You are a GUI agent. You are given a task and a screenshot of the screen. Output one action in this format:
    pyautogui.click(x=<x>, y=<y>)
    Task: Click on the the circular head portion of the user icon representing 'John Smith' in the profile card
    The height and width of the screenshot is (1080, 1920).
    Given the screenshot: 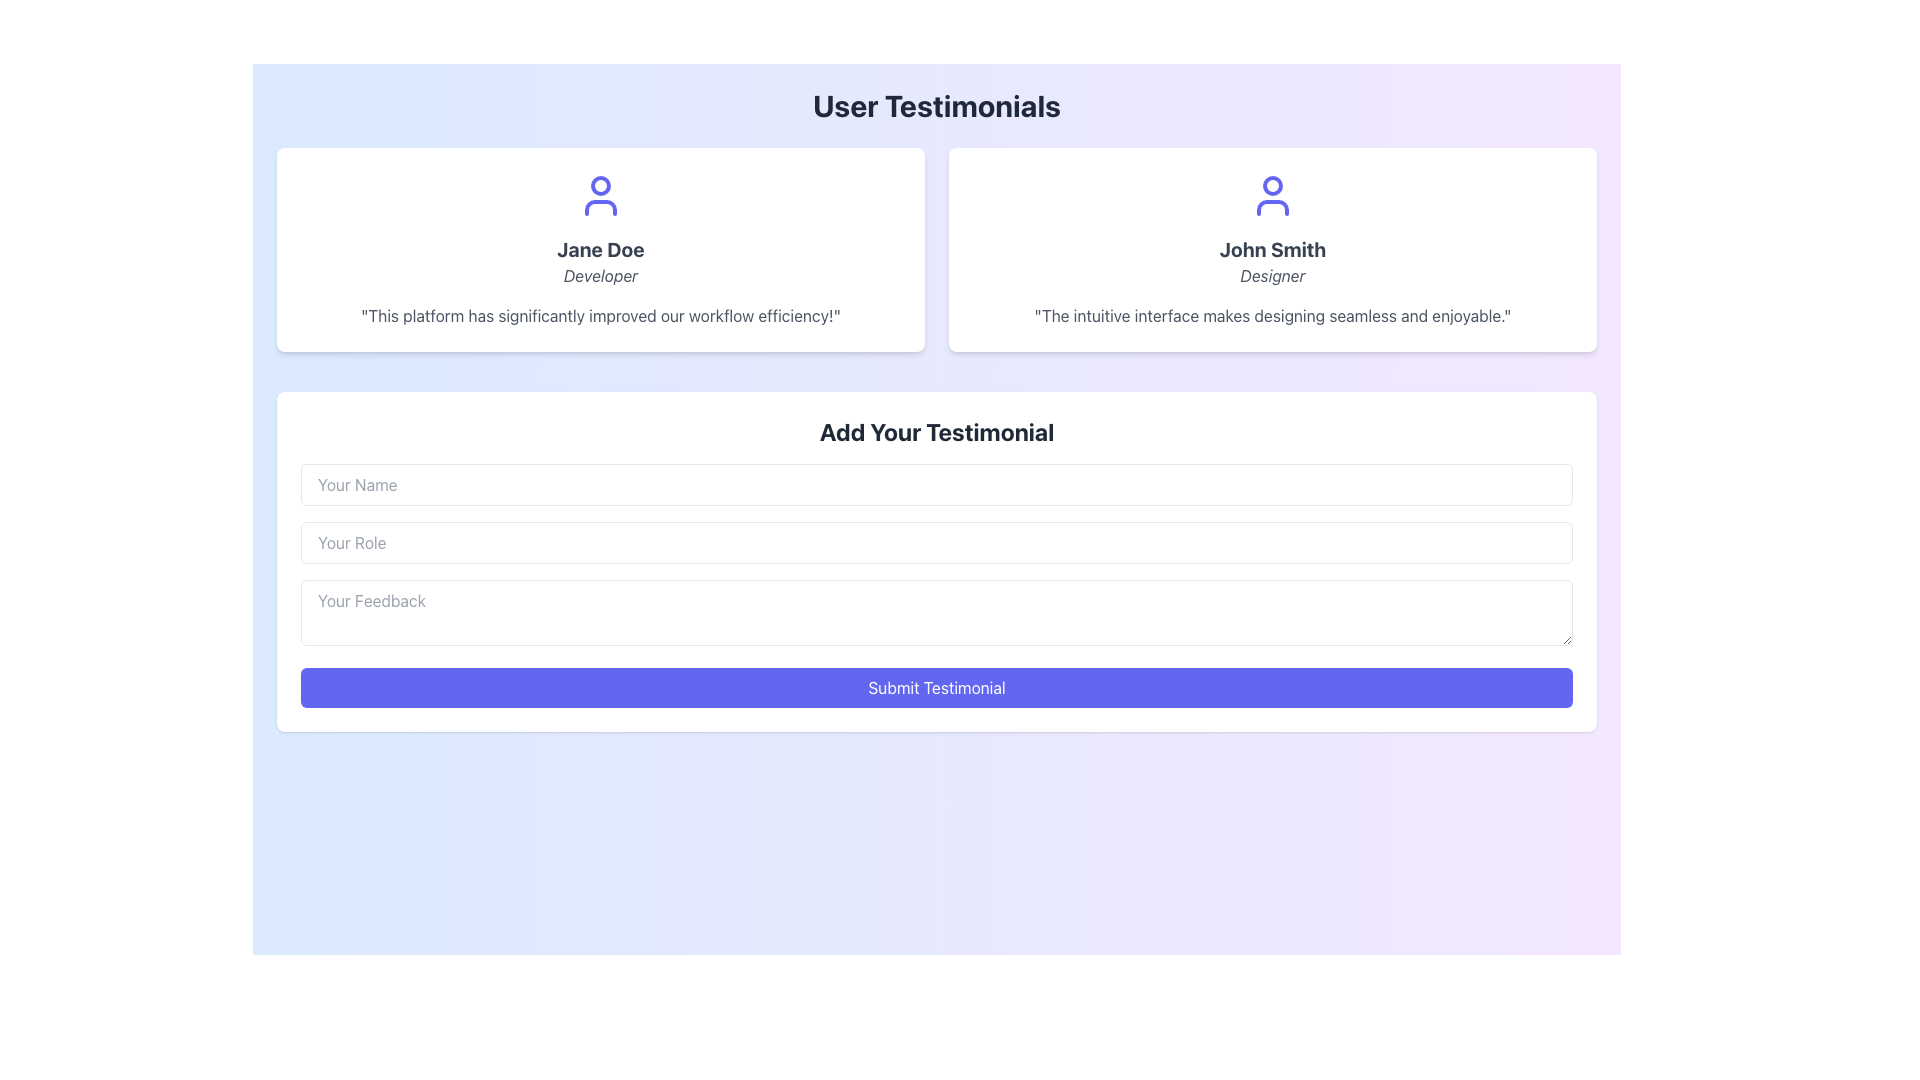 What is the action you would take?
    pyautogui.click(x=1271, y=185)
    